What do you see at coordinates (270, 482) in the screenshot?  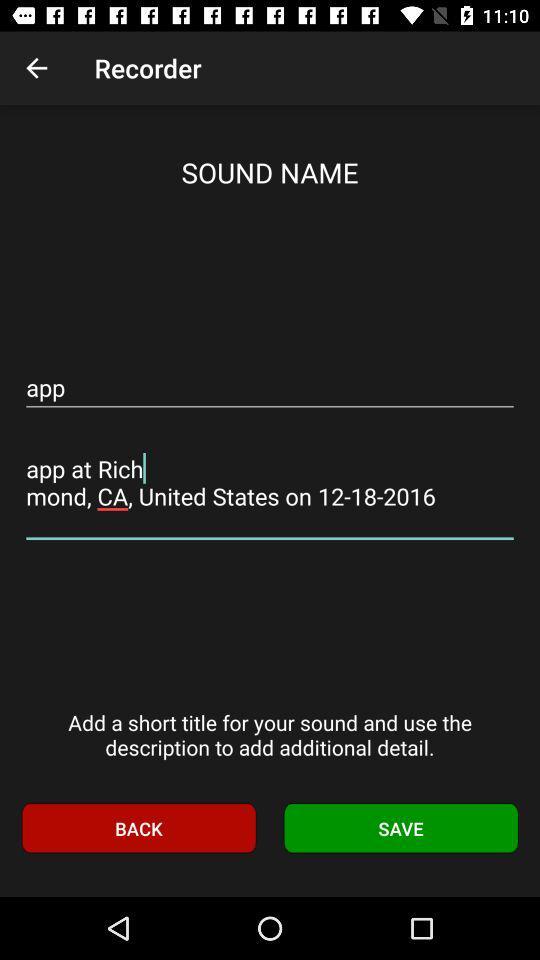 I see `item below app icon` at bounding box center [270, 482].